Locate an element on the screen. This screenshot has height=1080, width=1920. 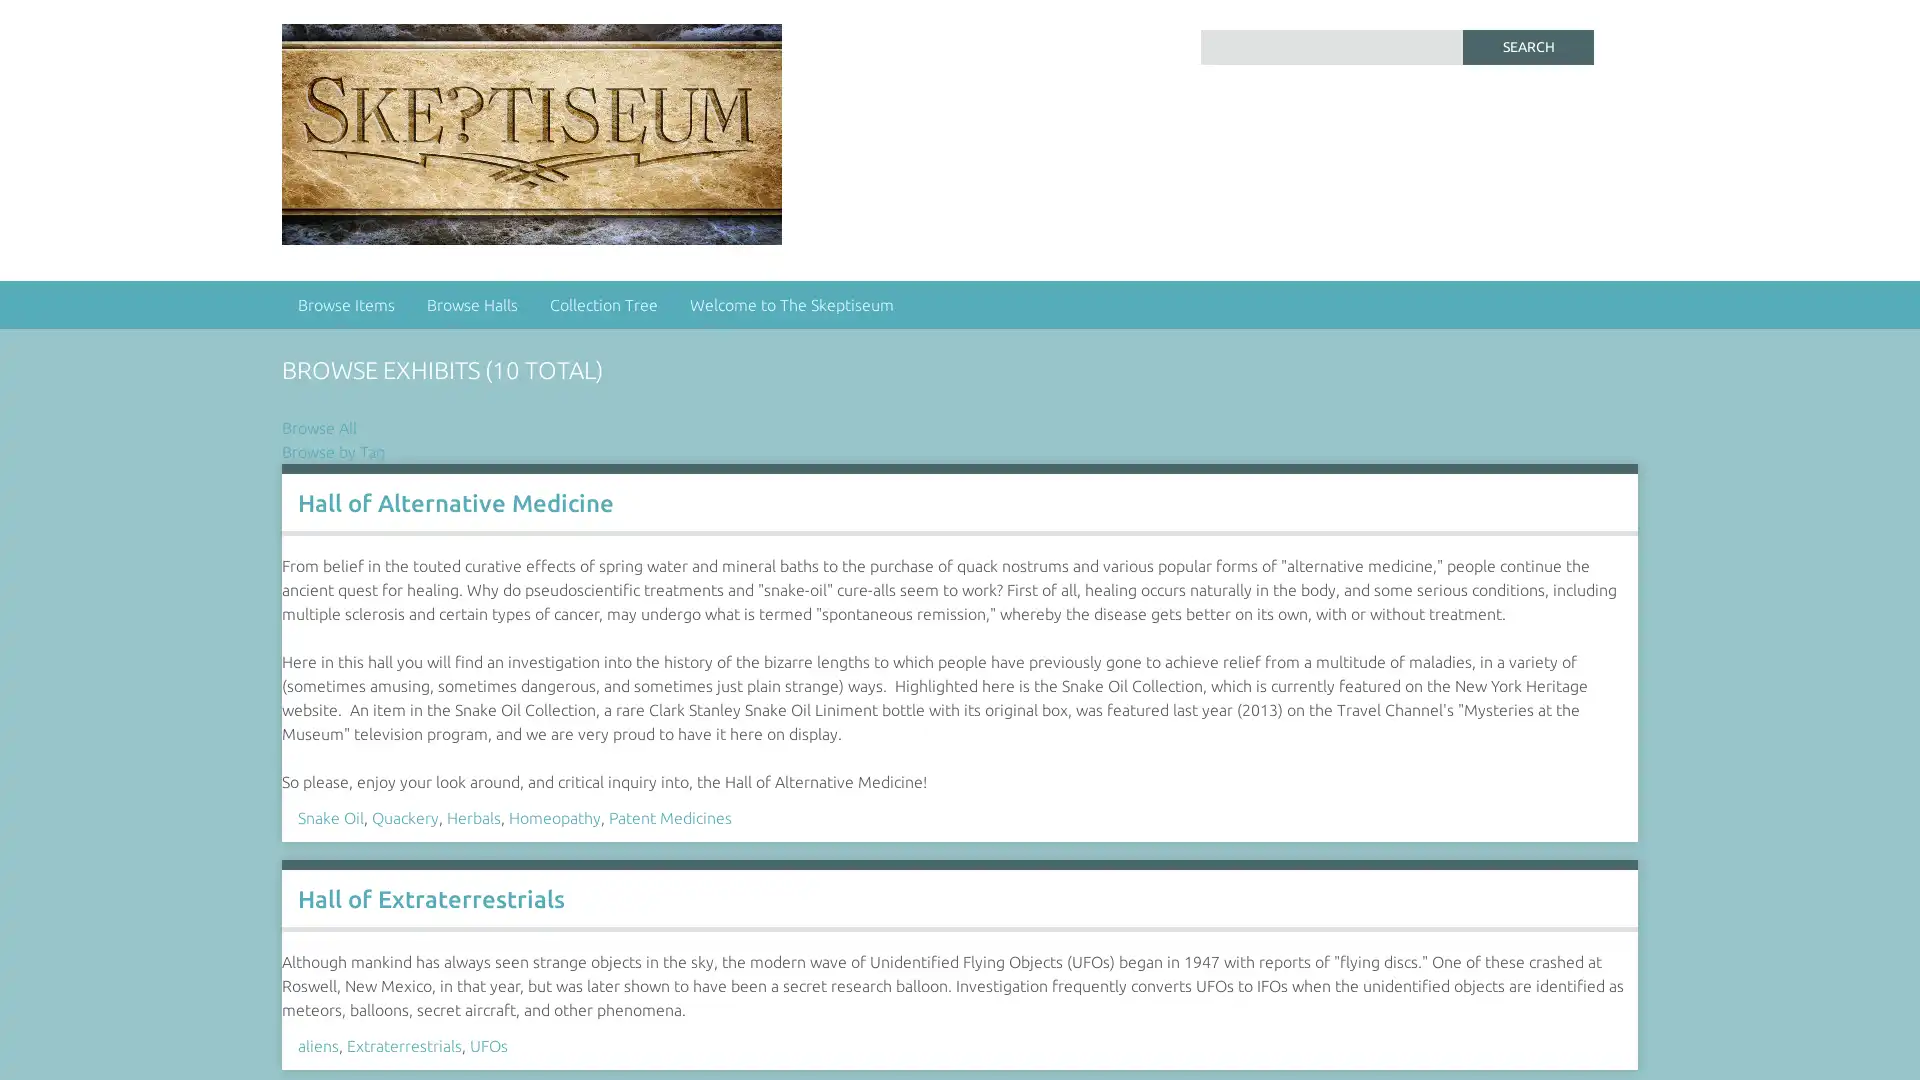
Search is located at coordinates (1526, 46).